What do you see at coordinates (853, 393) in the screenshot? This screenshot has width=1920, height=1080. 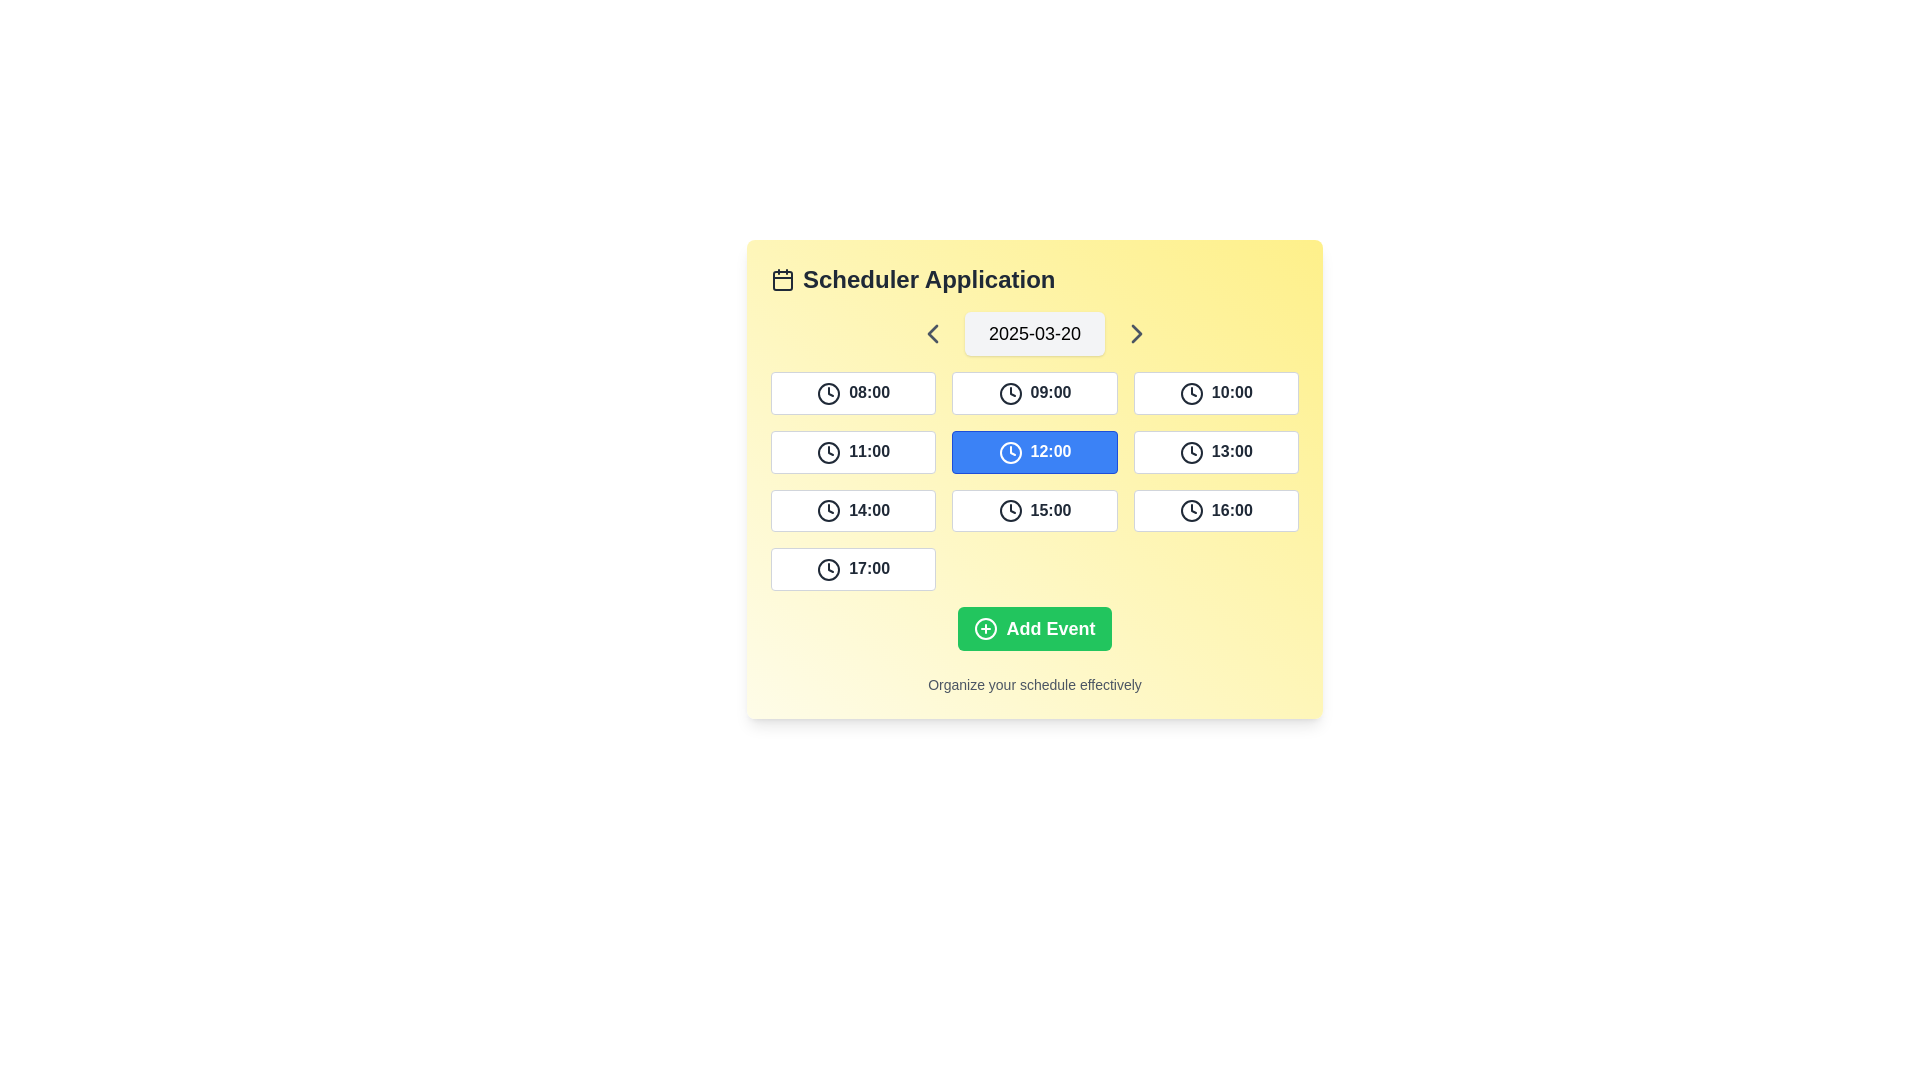 I see `the button labeled '08:00' in the Scheduler Application` at bounding box center [853, 393].